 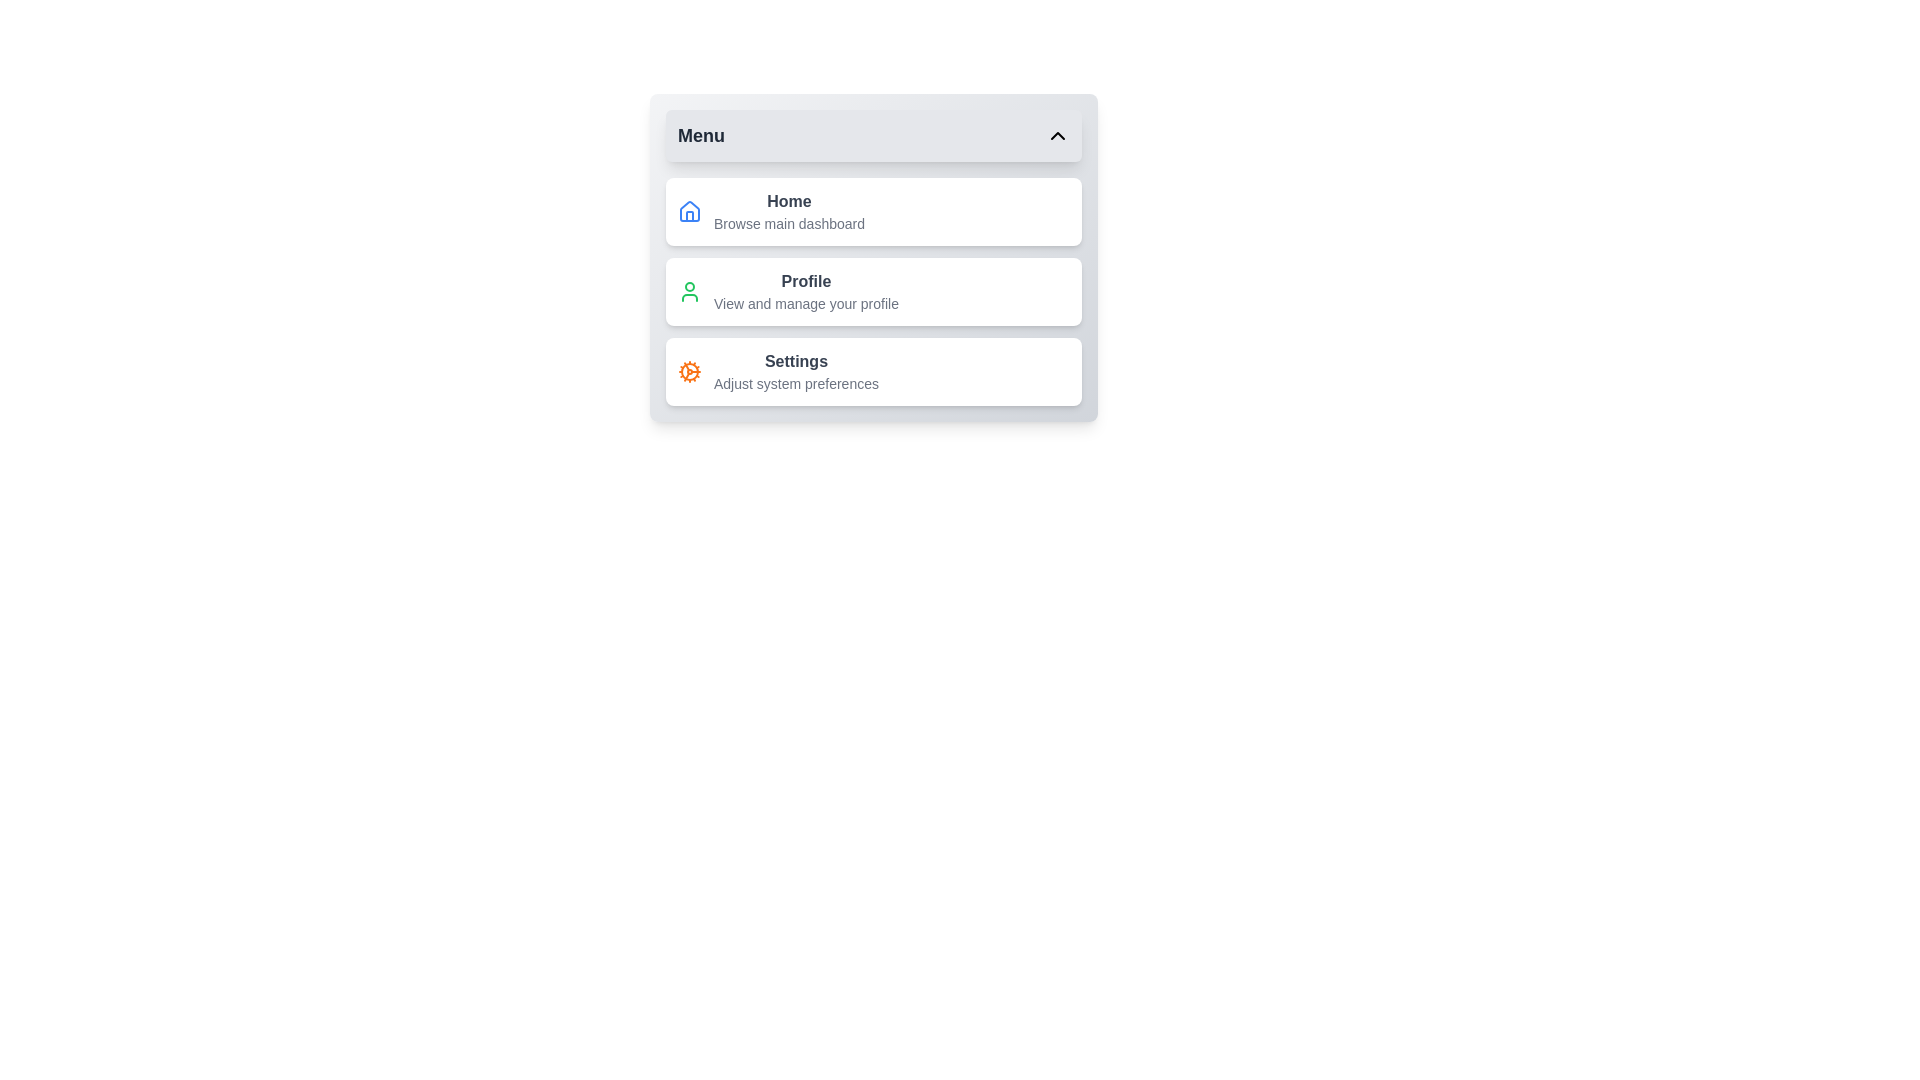 I want to click on the menu item Settings from the menu, so click(x=873, y=371).